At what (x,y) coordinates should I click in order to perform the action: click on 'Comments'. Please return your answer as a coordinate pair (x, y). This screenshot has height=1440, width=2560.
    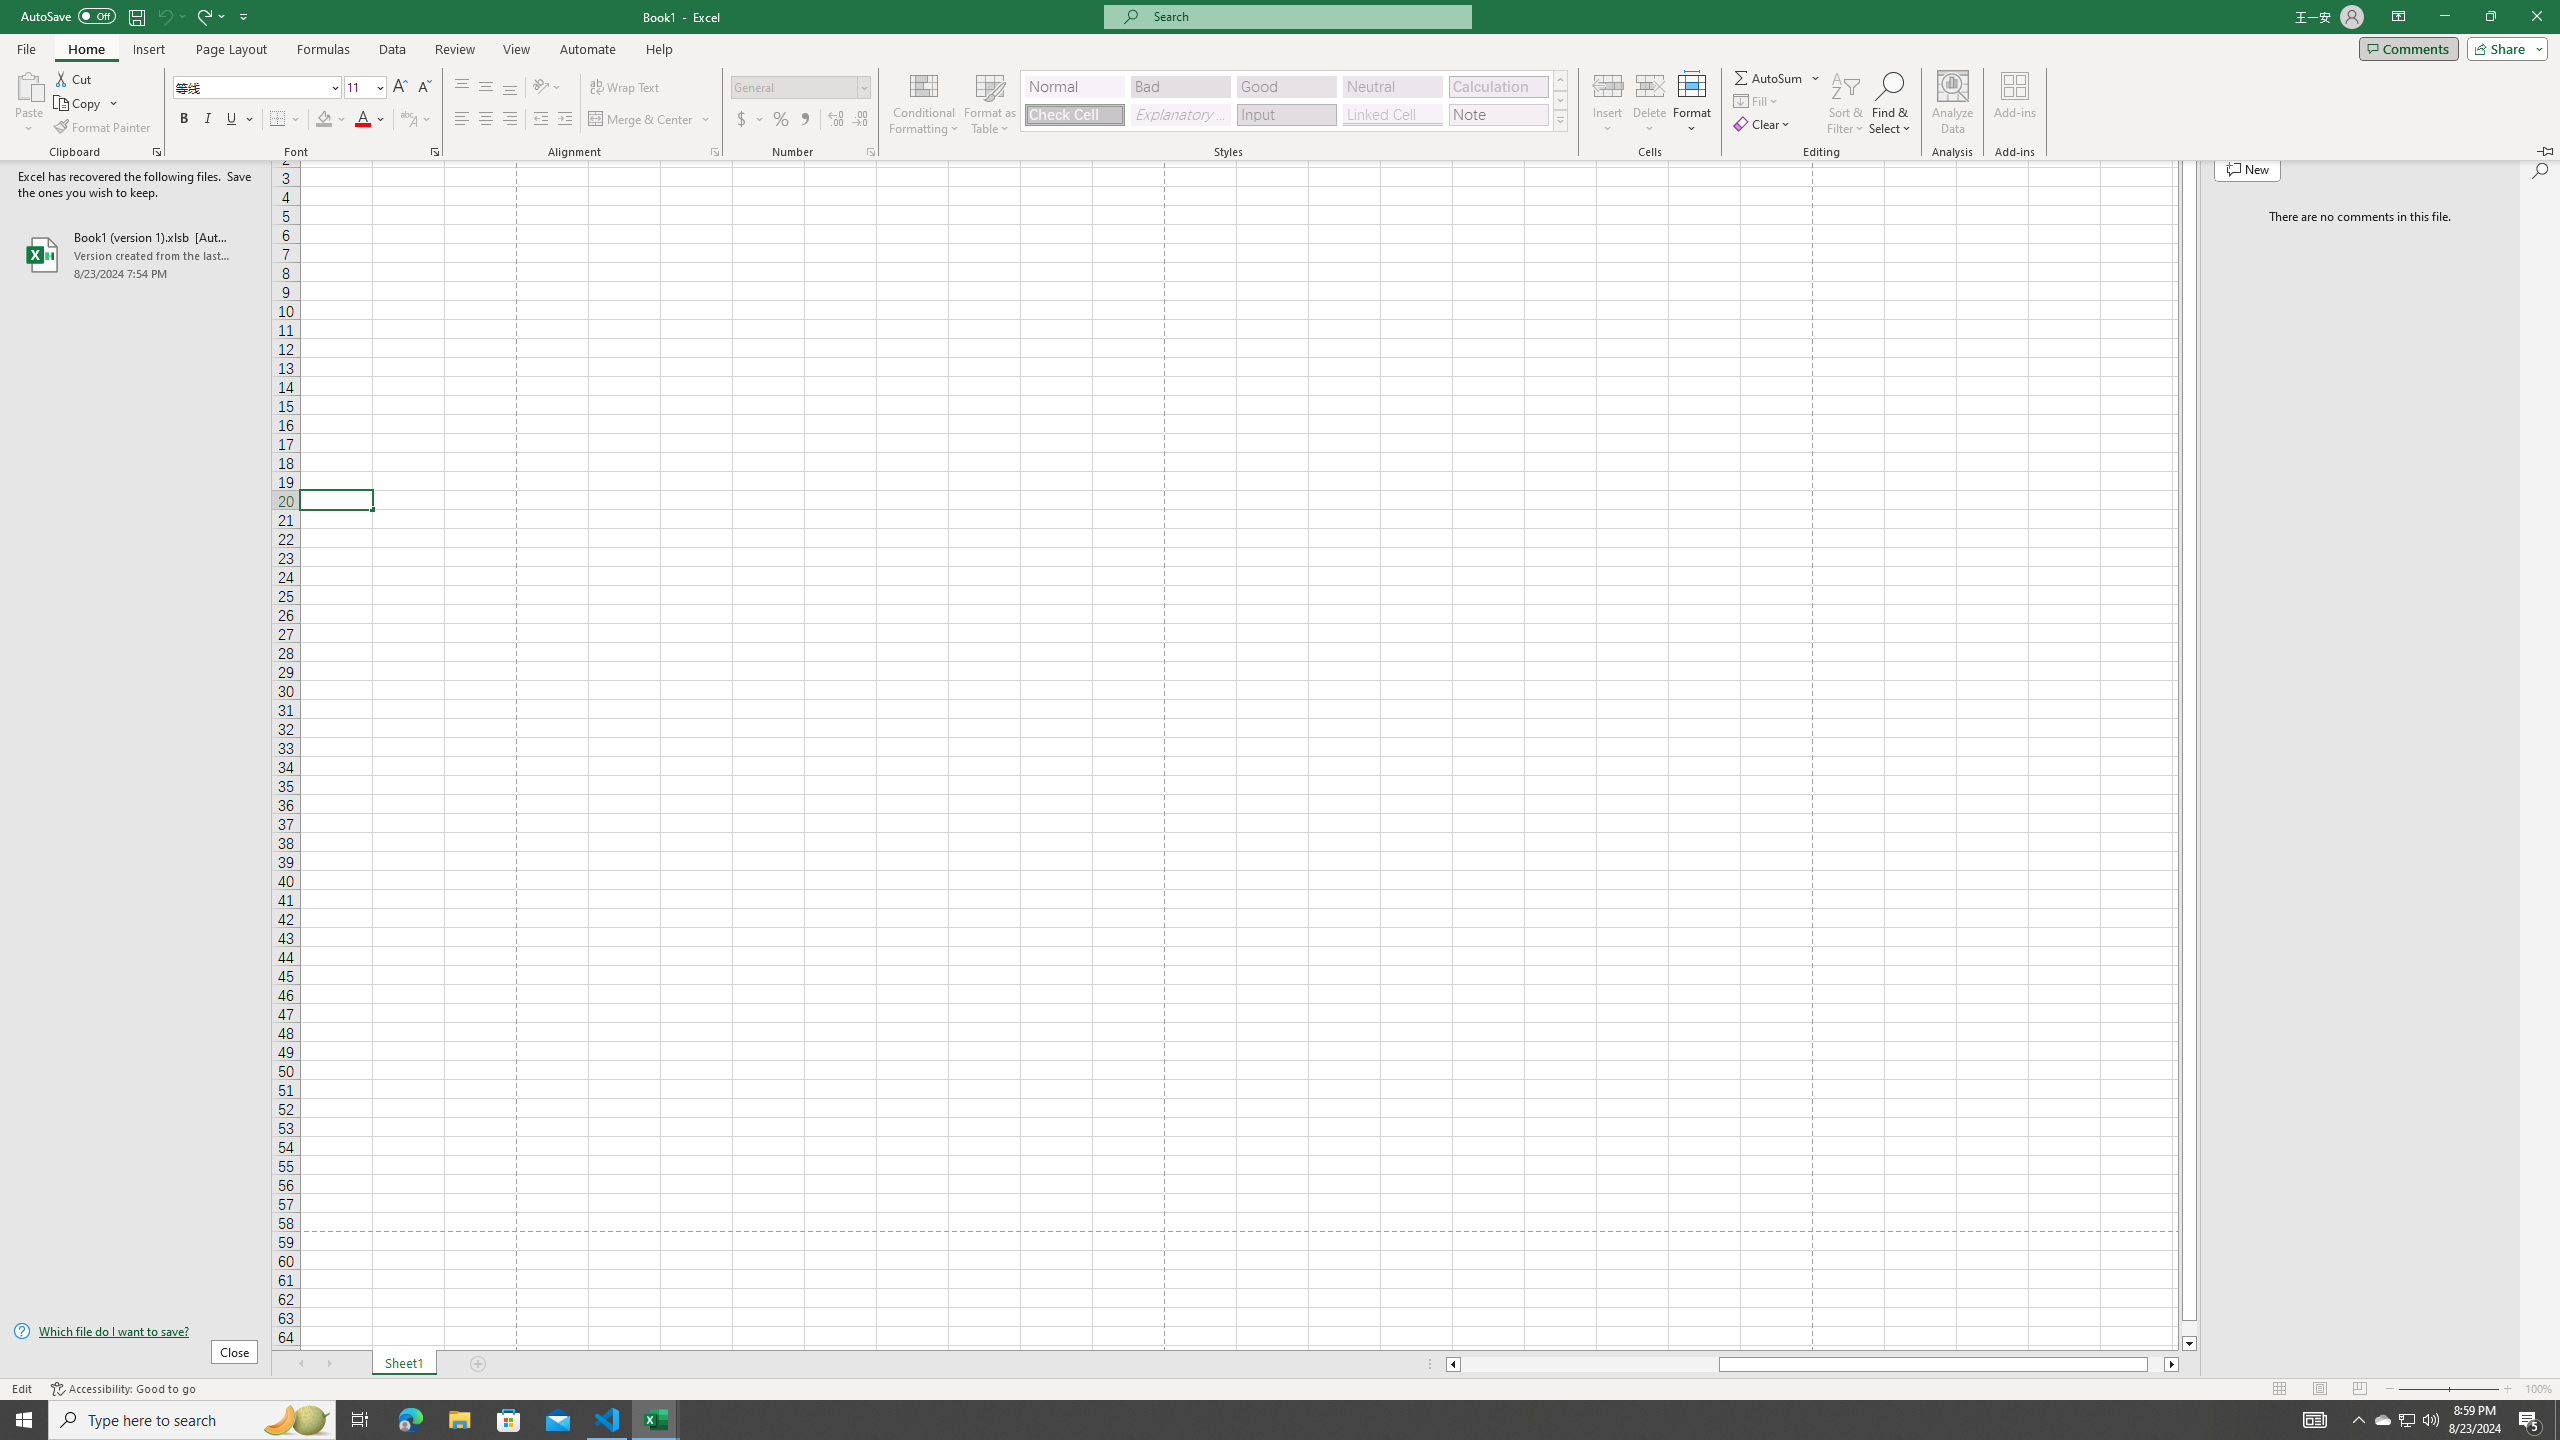
    Looking at the image, I should click on (2408, 47).